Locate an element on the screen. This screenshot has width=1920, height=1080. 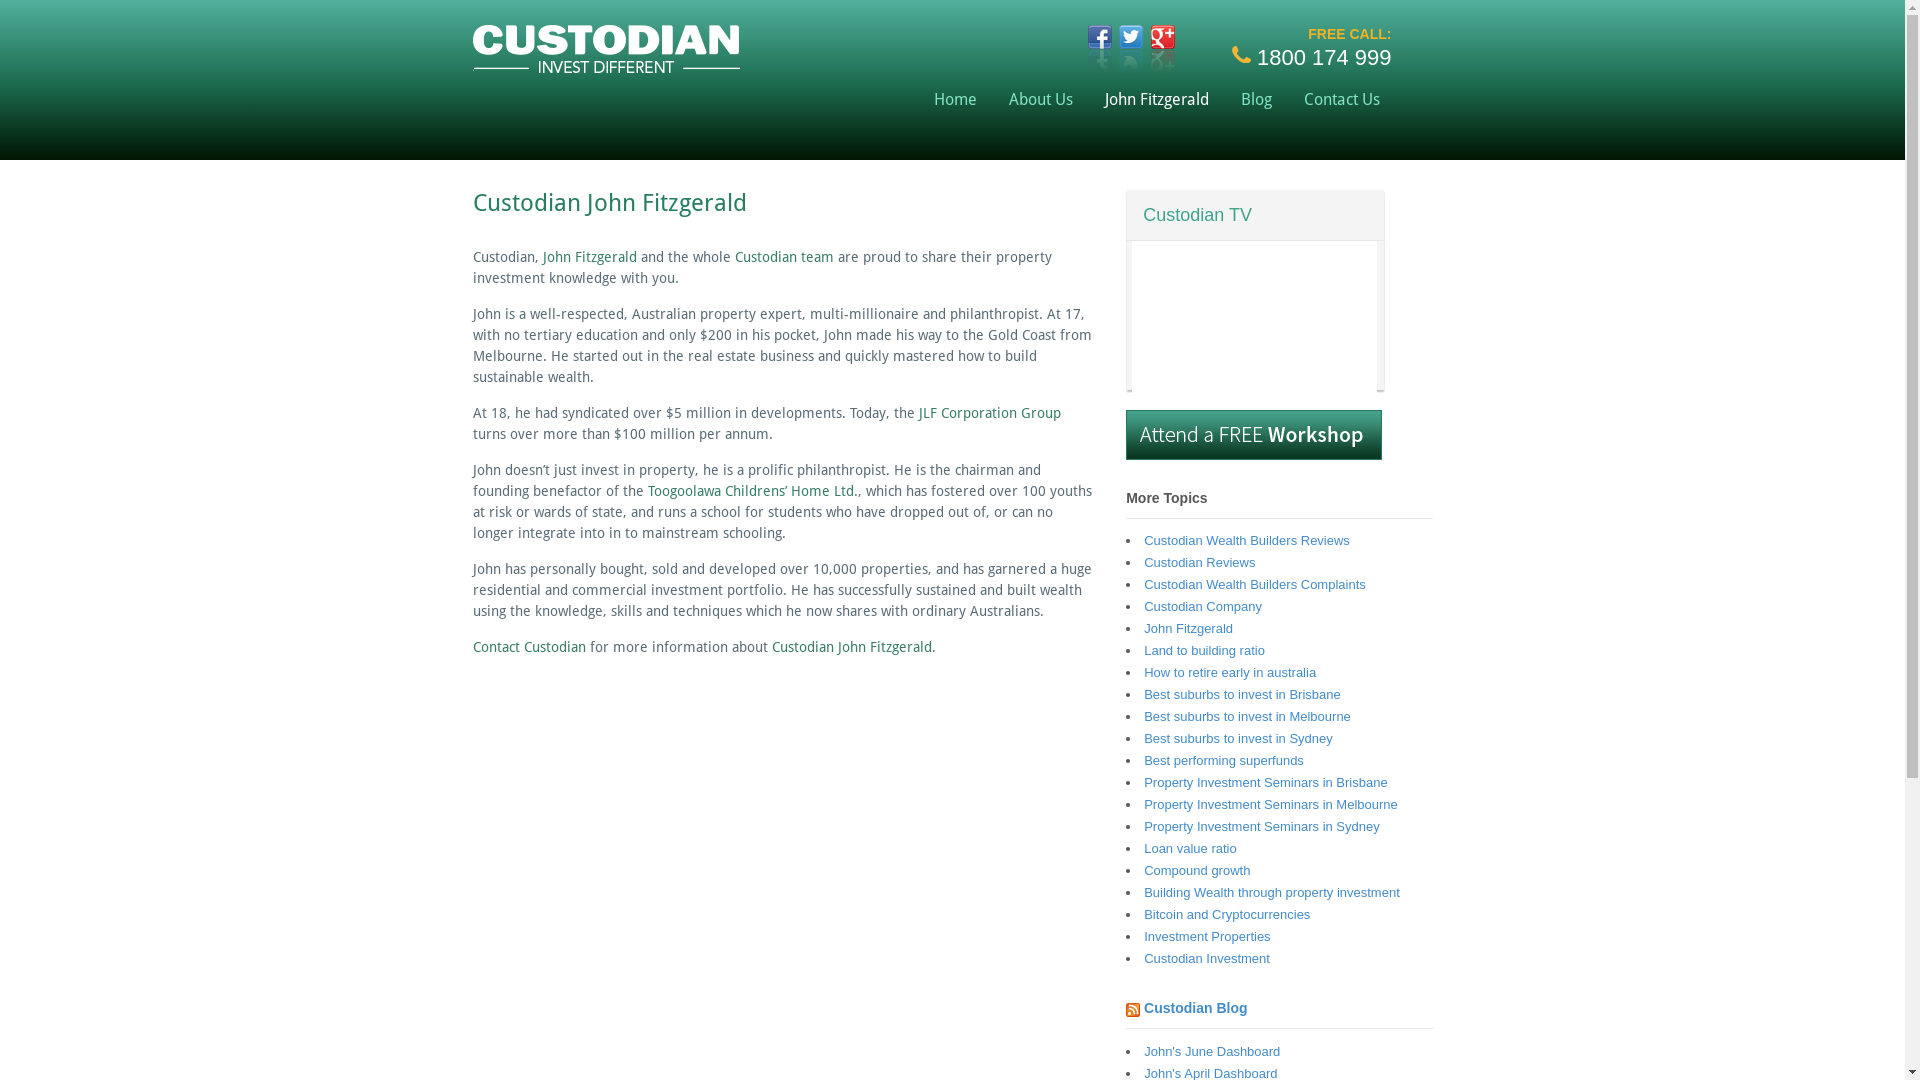
'Home' is located at coordinates (954, 99).